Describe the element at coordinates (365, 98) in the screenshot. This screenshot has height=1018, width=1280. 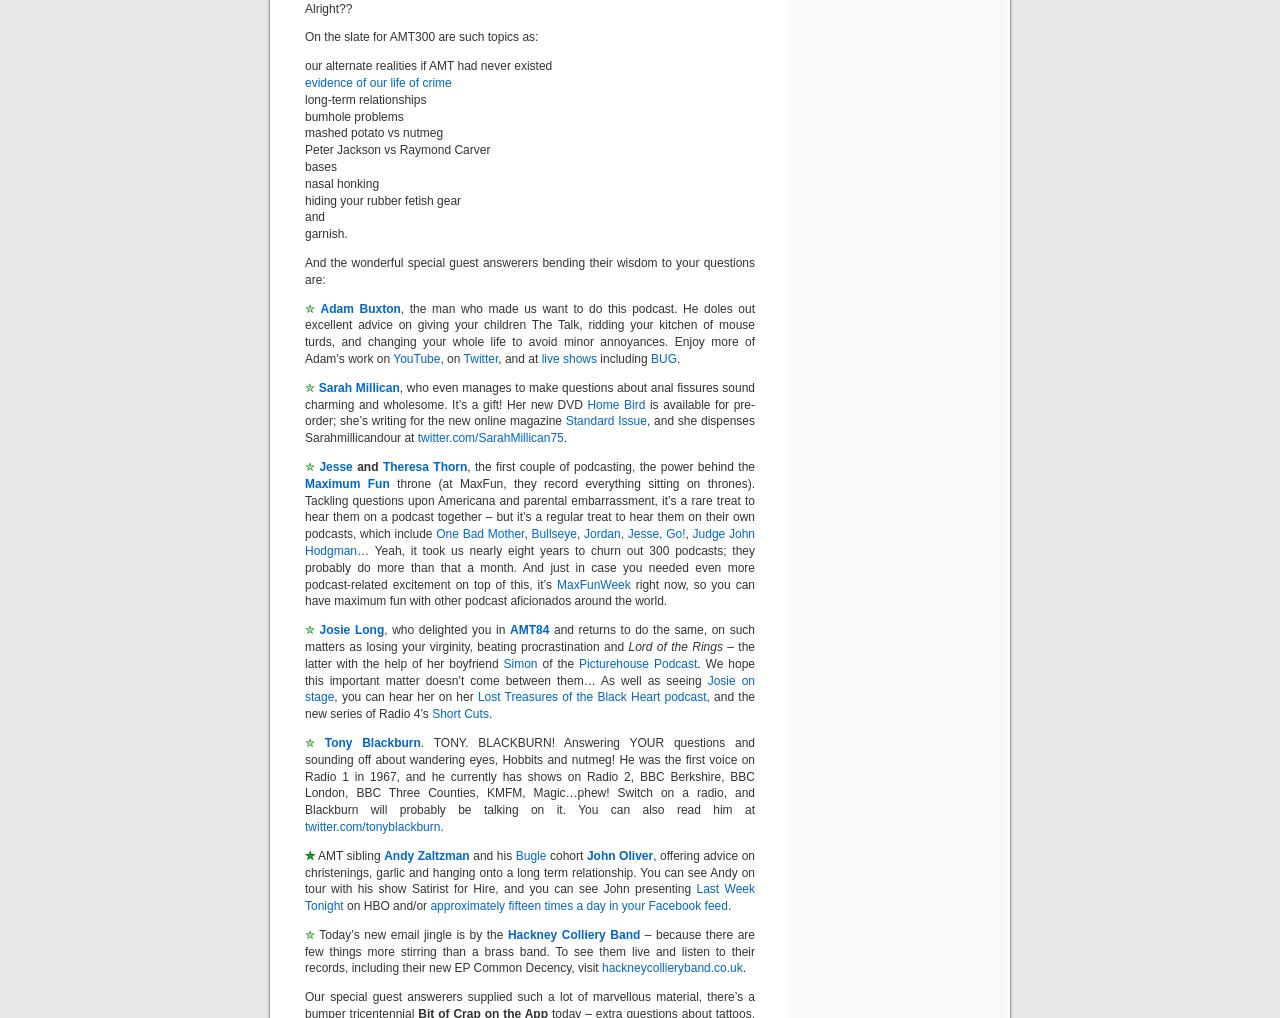
I see `'long-term relationships'` at that location.